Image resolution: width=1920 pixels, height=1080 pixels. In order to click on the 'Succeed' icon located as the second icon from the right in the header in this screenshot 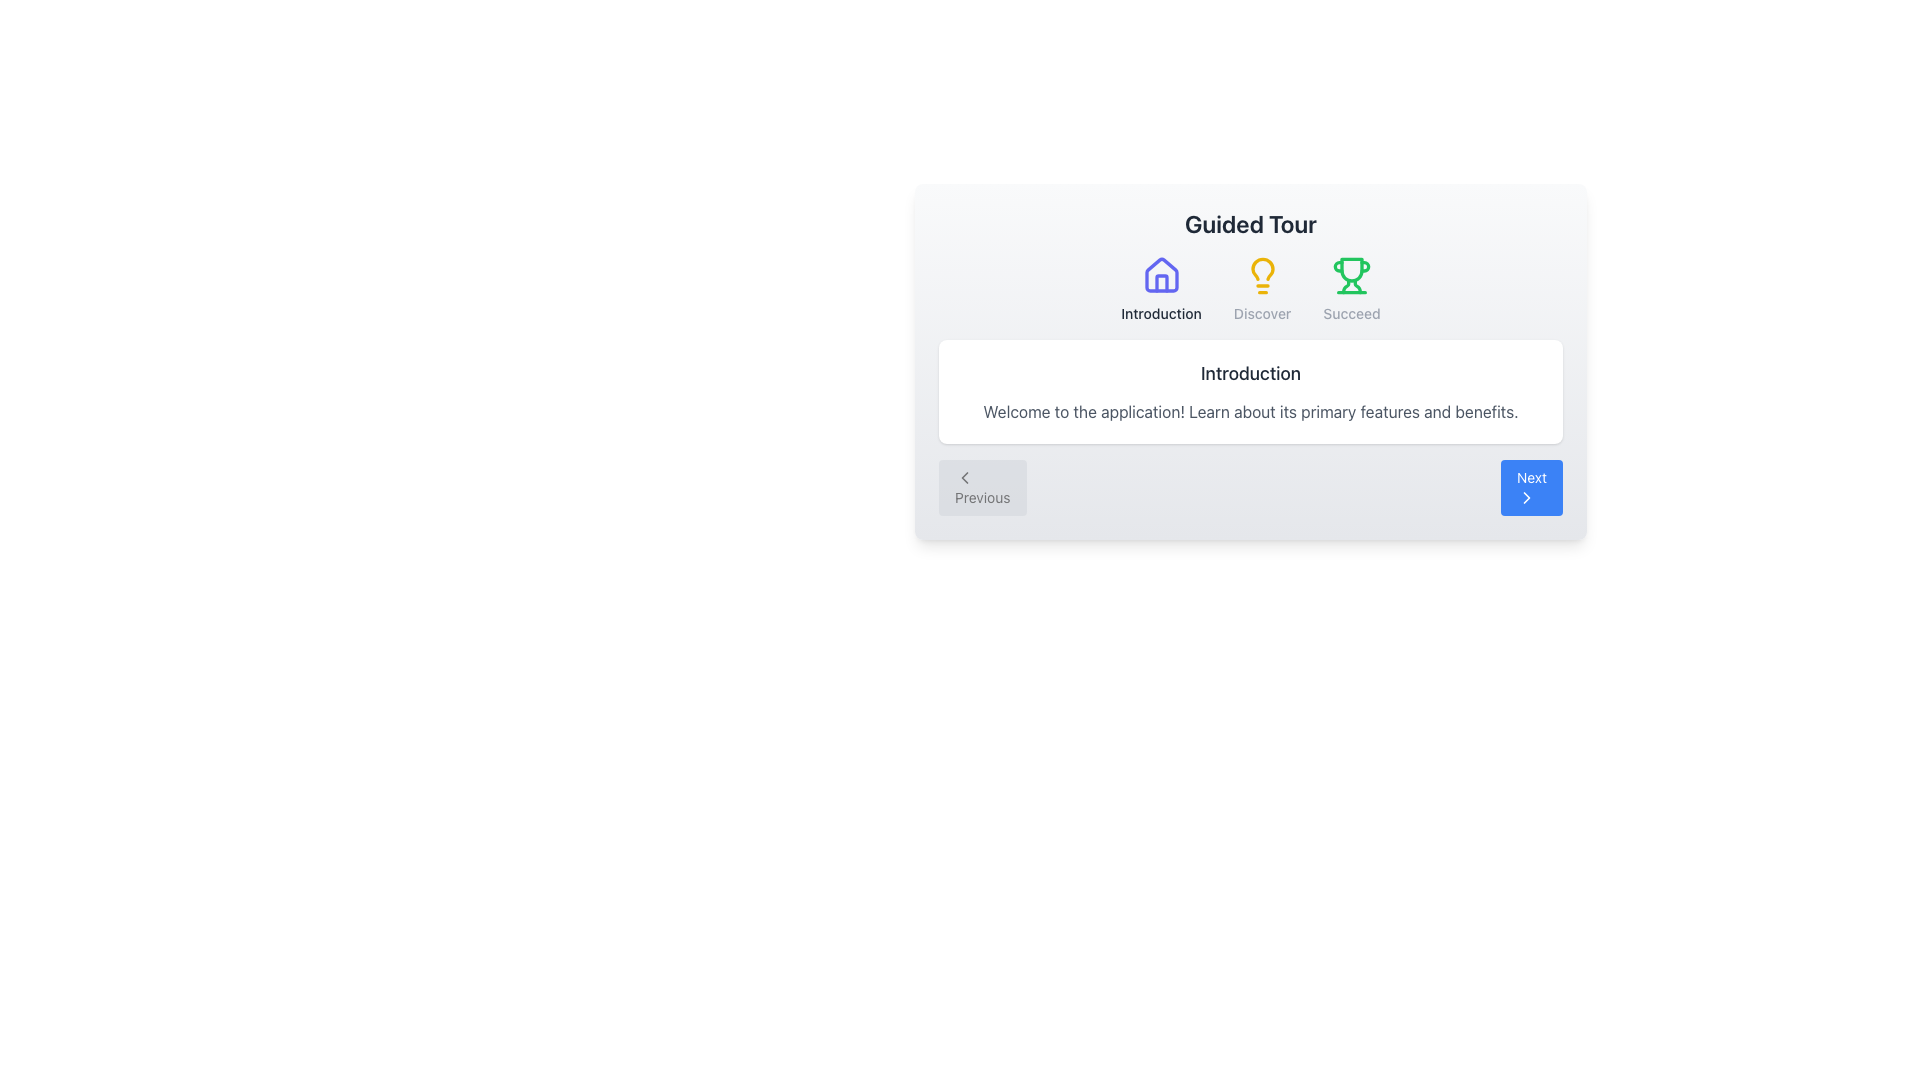, I will do `click(1352, 276)`.